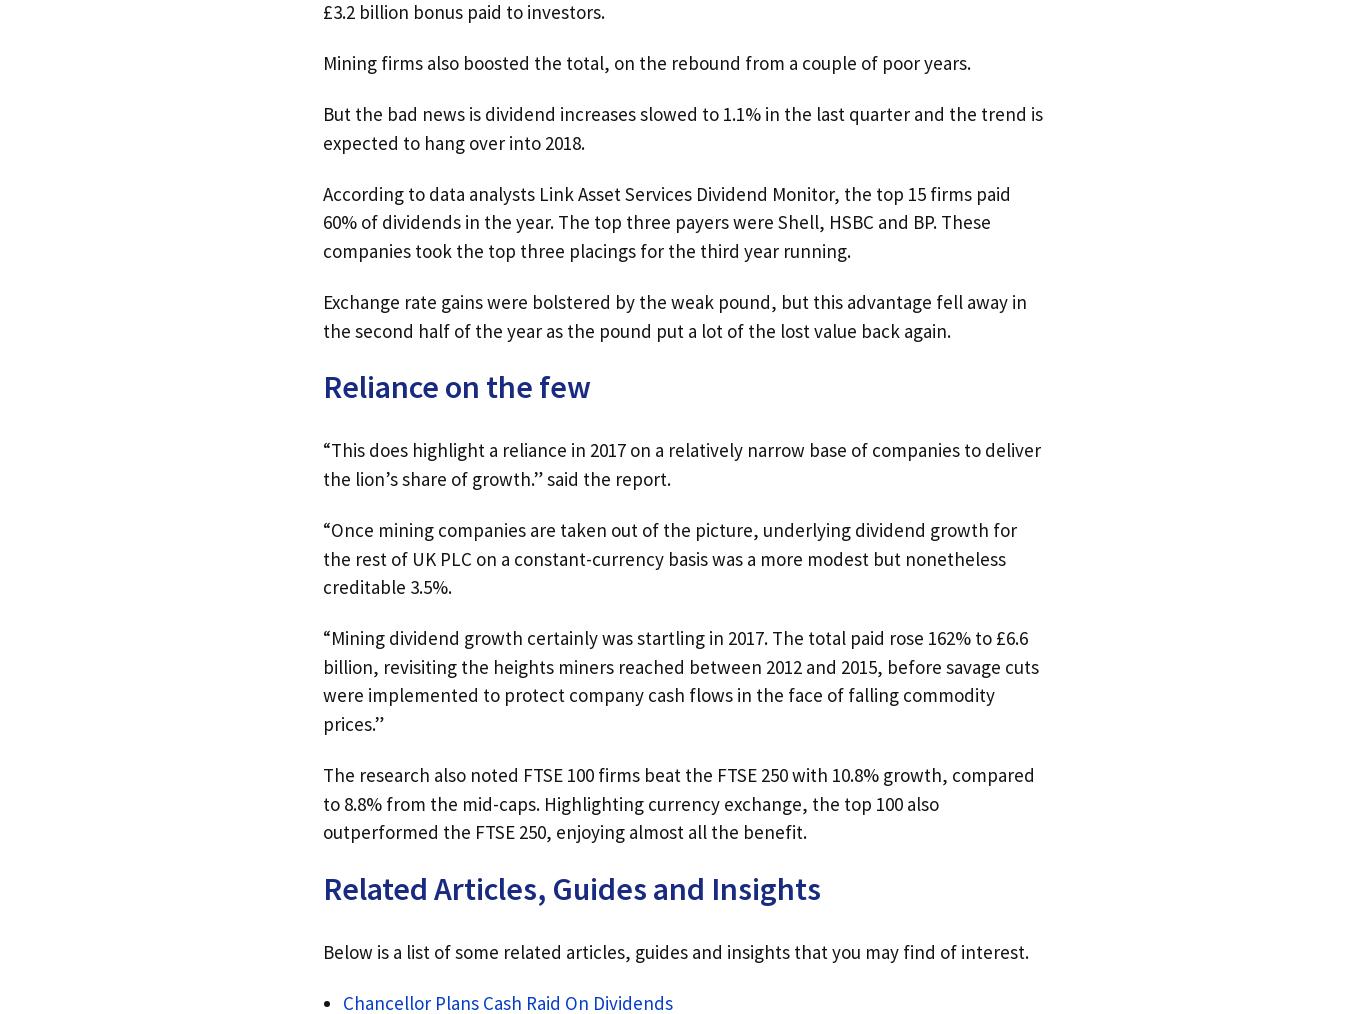 The image size is (1366, 1014). Describe the element at coordinates (675, 951) in the screenshot. I see `'Below is a list of some related articles, guides and insights that you may find of interest.'` at that location.